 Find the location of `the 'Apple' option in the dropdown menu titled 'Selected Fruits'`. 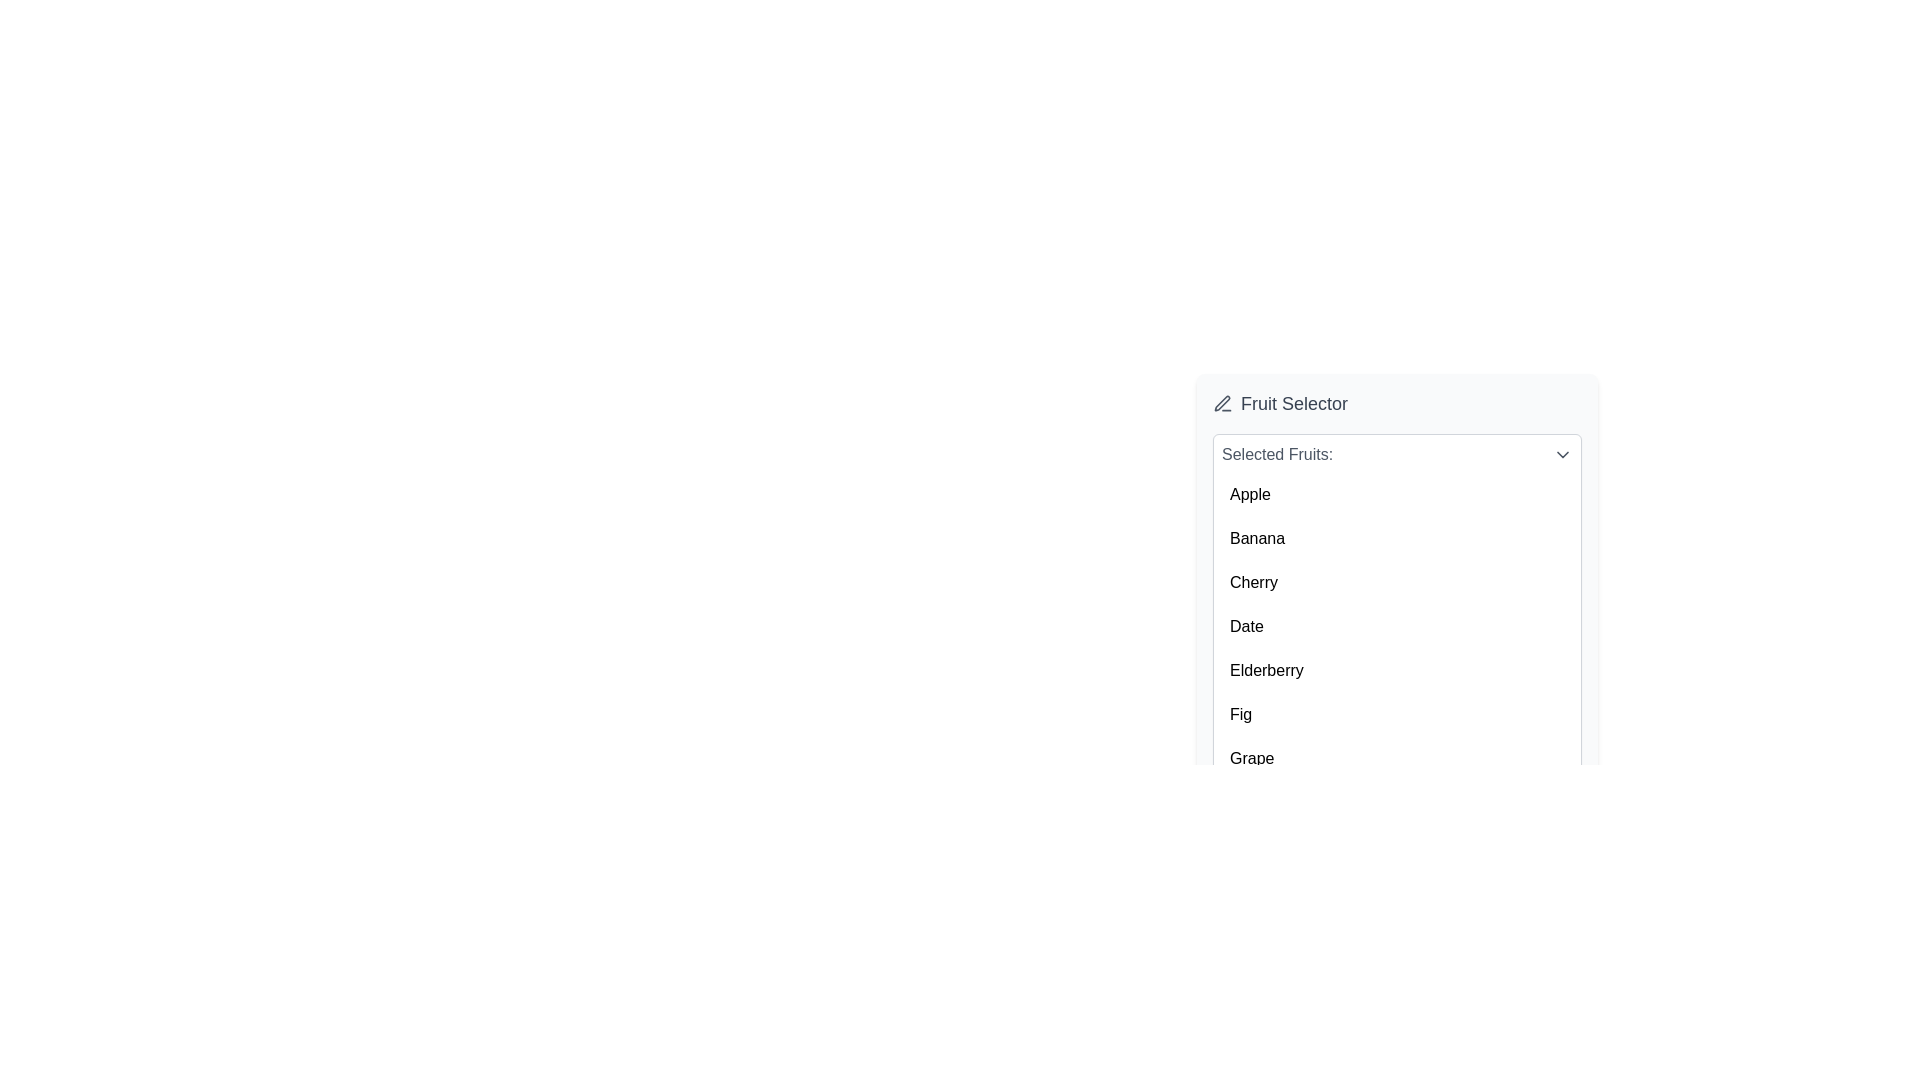

the 'Apple' option in the dropdown menu titled 'Selected Fruits' is located at coordinates (1396, 494).